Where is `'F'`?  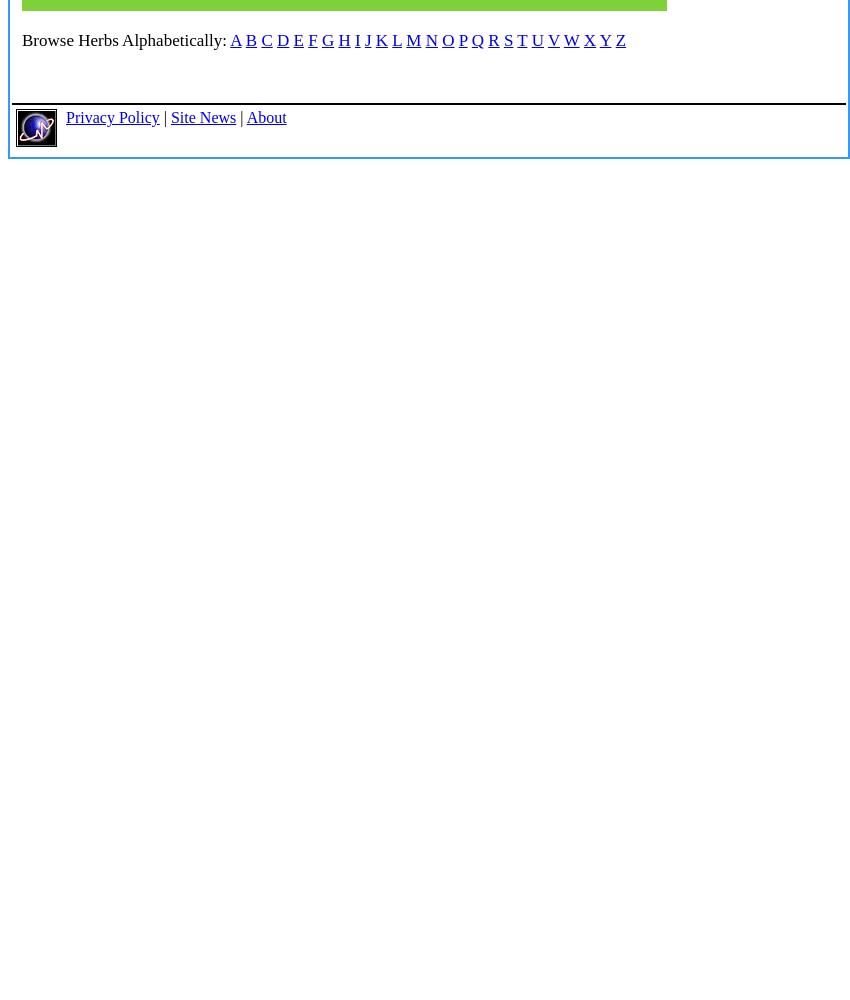 'F' is located at coordinates (308, 40).